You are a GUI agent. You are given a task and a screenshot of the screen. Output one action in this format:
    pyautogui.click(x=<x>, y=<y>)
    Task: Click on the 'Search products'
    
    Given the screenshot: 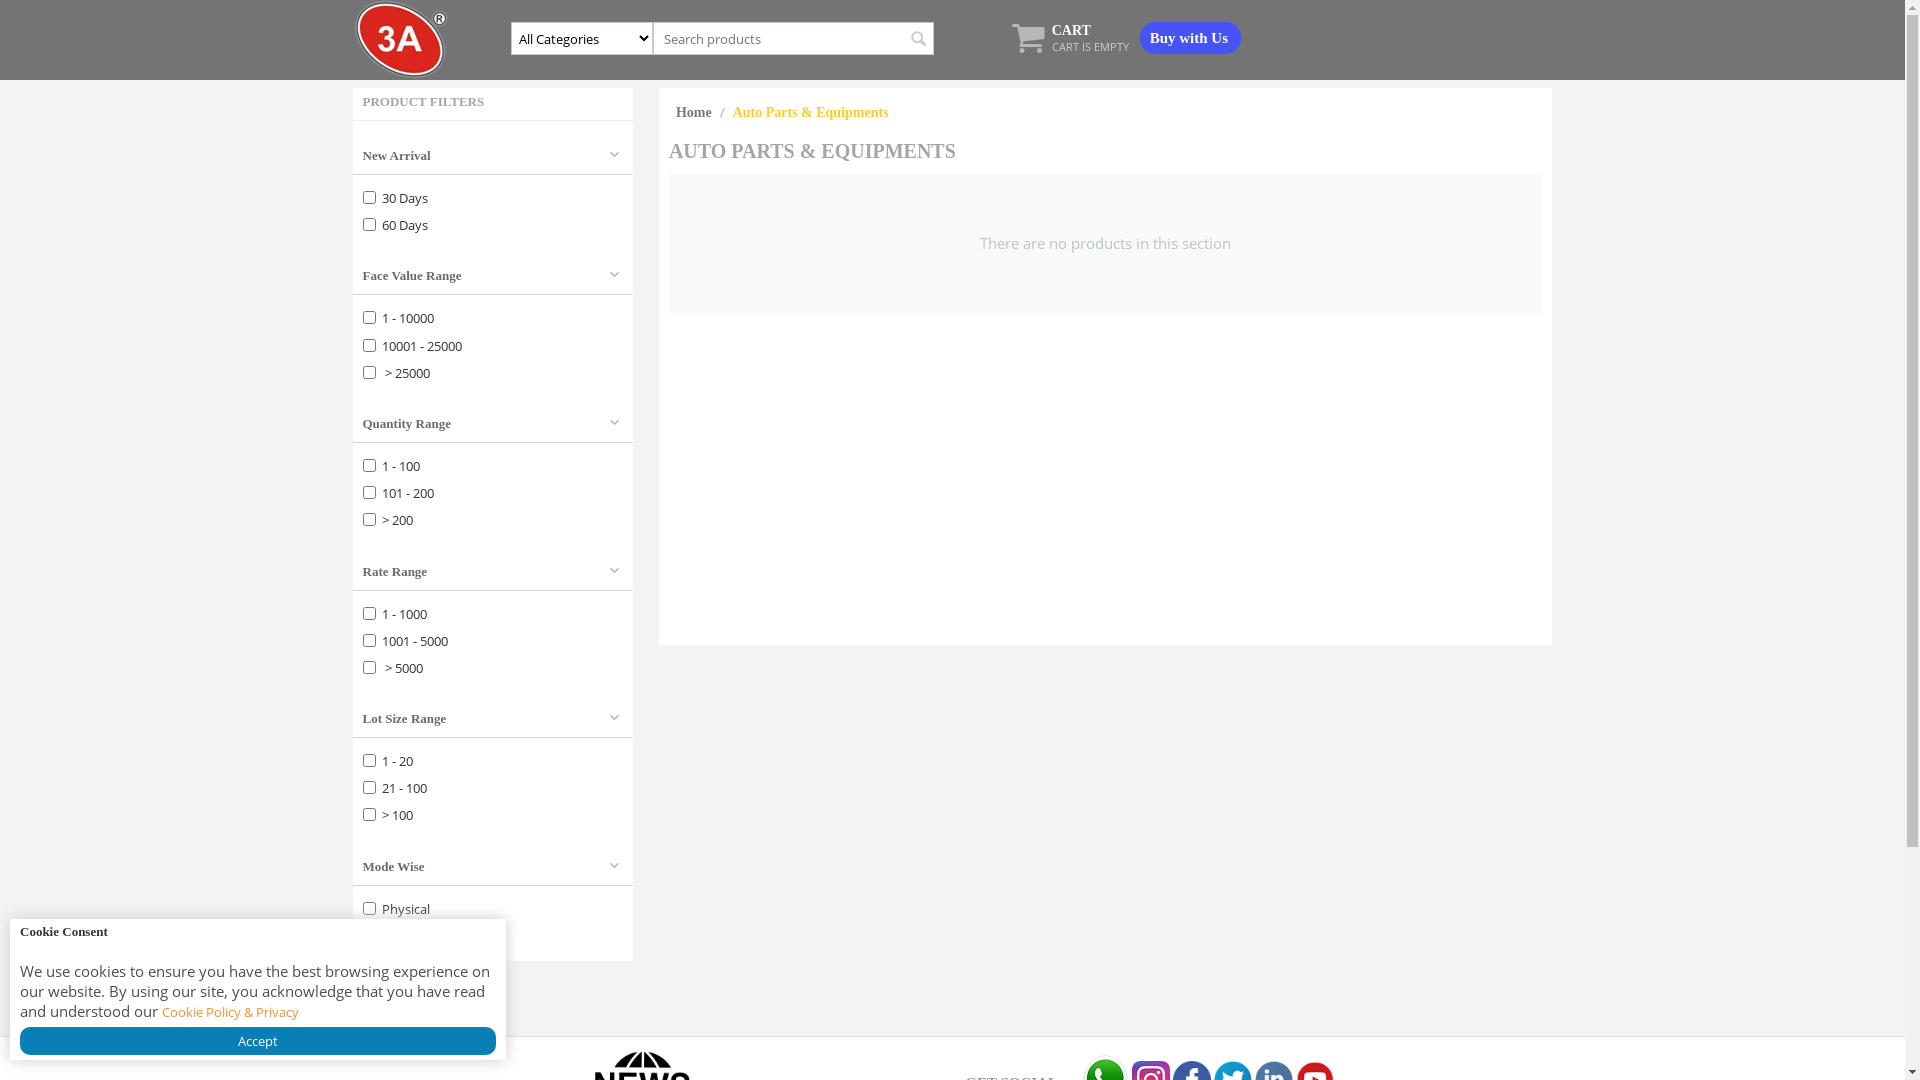 What is the action you would take?
    pyautogui.click(x=792, y=38)
    